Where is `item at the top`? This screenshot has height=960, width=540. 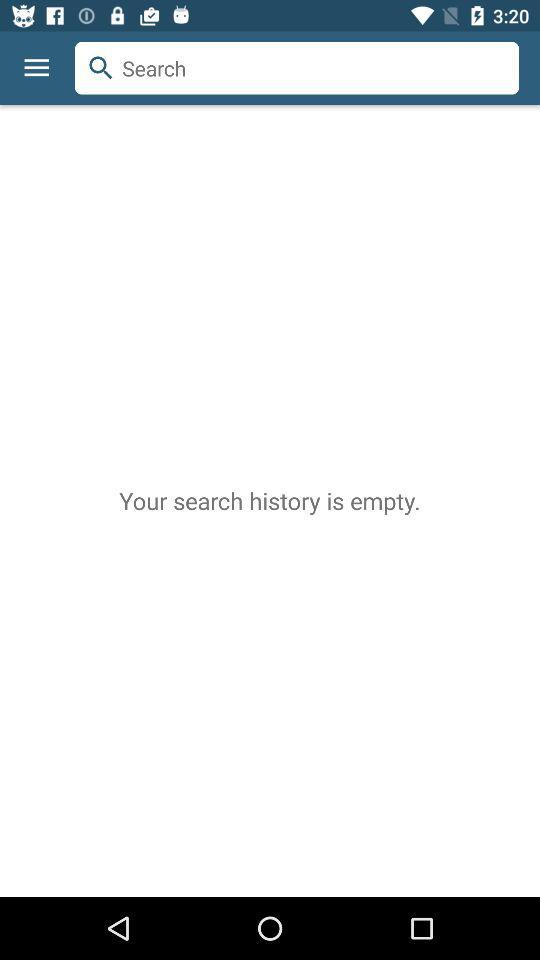 item at the top is located at coordinates (296, 68).